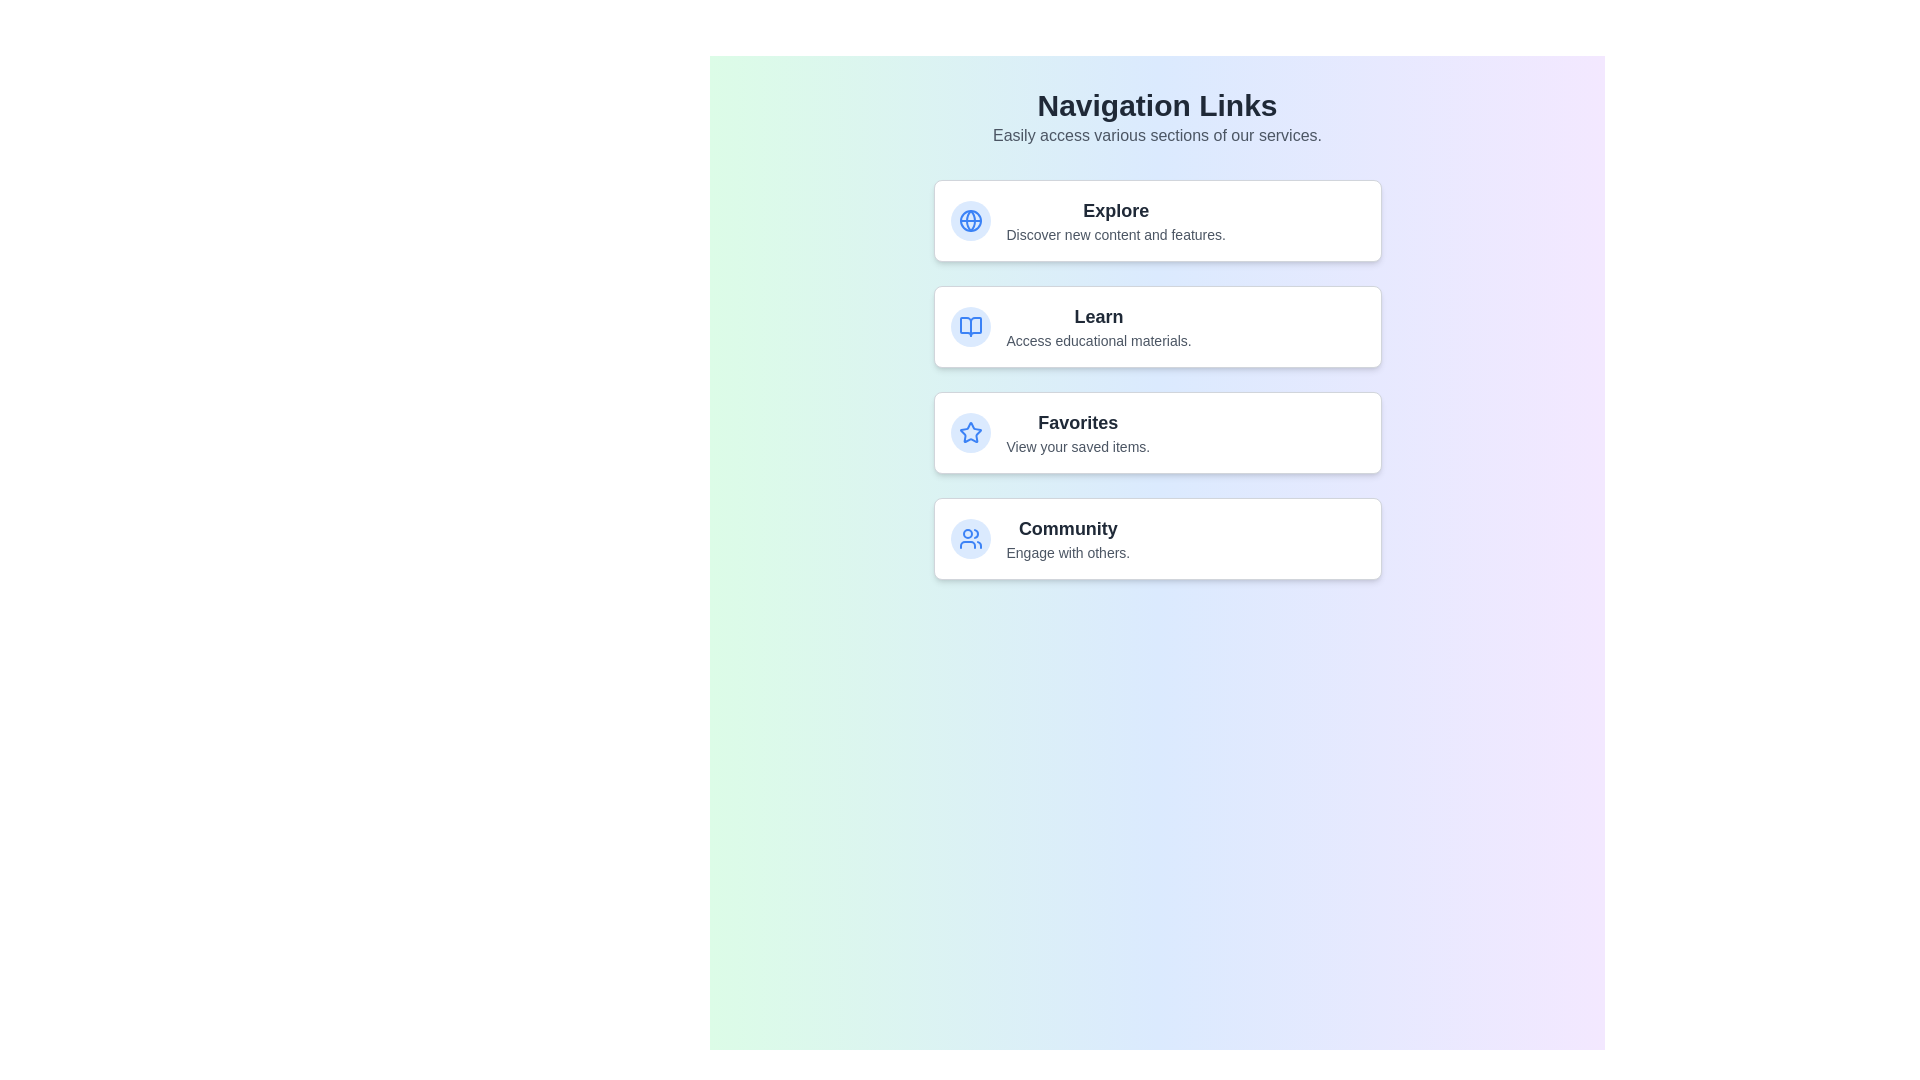  I want to click on descriptive text that says 'View your saved items.' located beneath the 'Favorites' heading in the Favorites section, so click(1077, 446).